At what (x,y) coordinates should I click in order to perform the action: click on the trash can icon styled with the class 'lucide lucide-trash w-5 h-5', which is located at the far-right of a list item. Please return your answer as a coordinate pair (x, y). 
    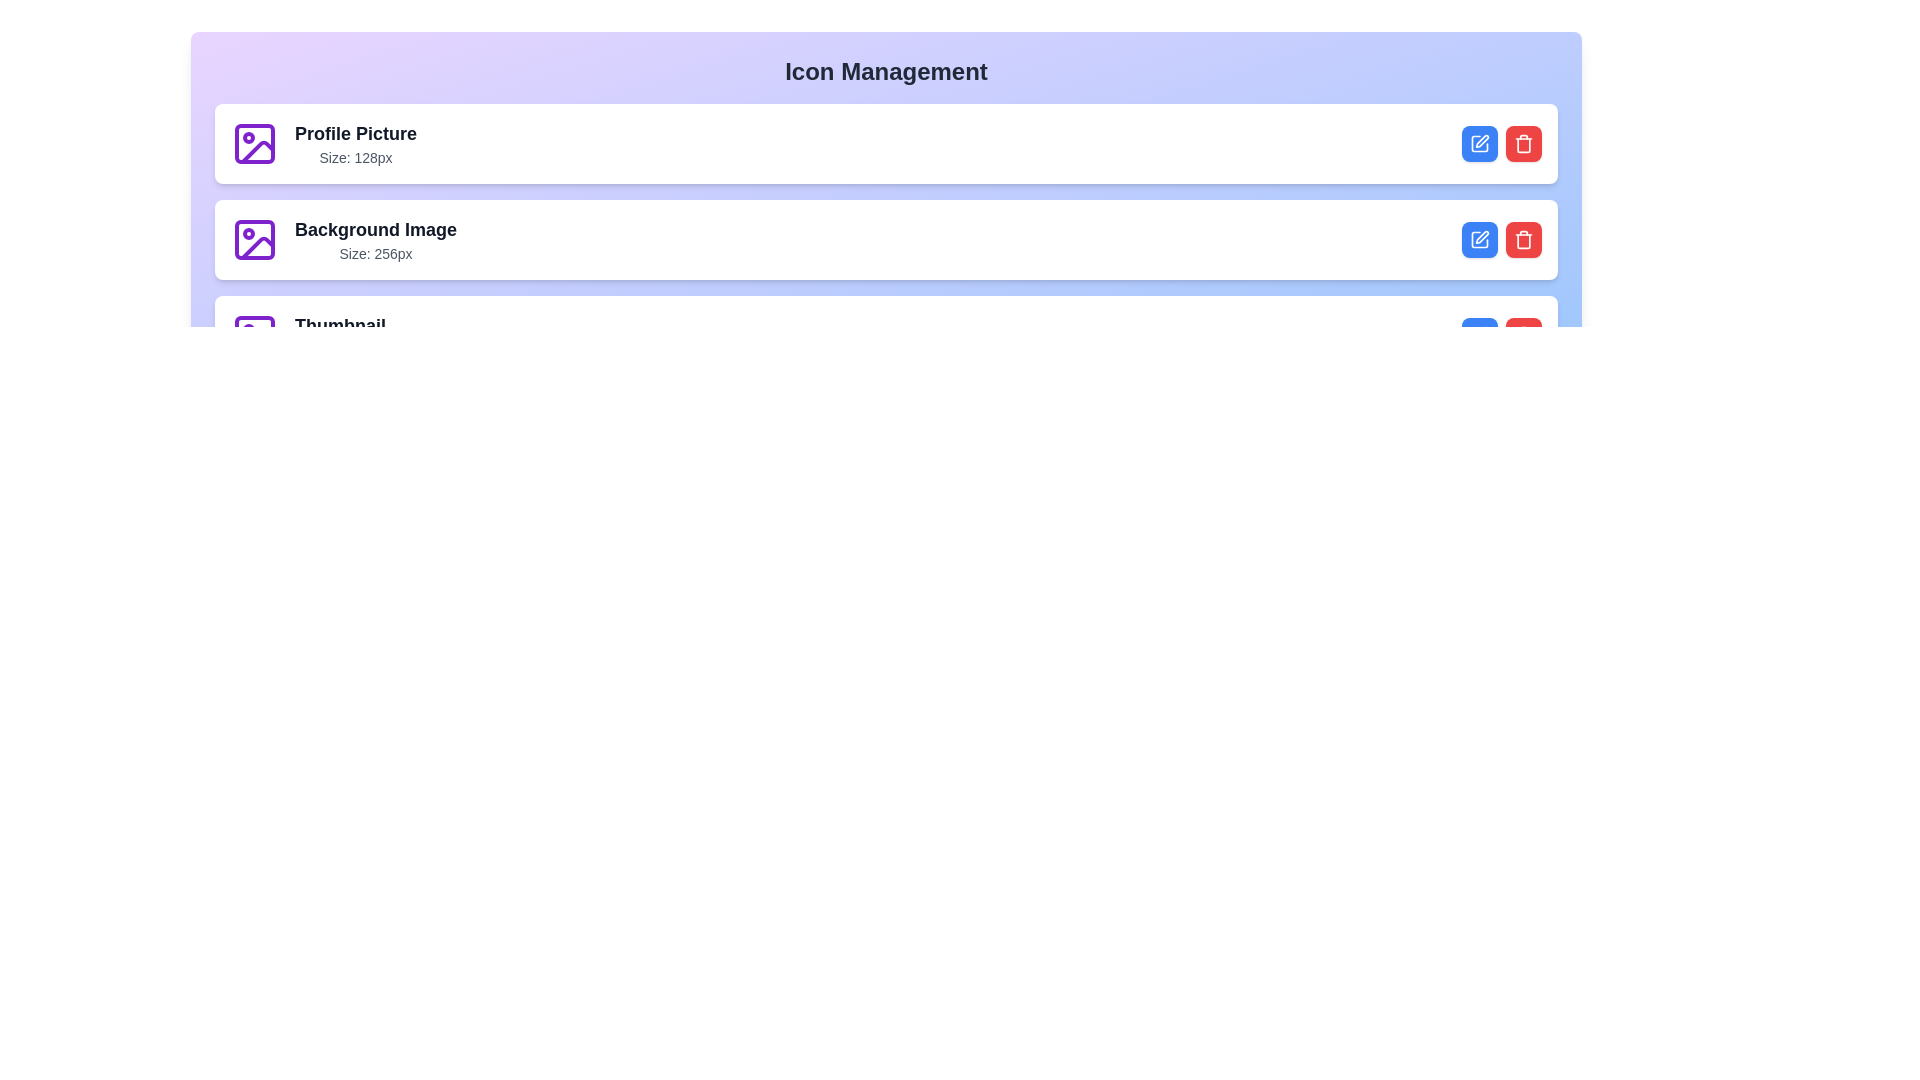
    Looking at the image, I should click on (1522, 238).